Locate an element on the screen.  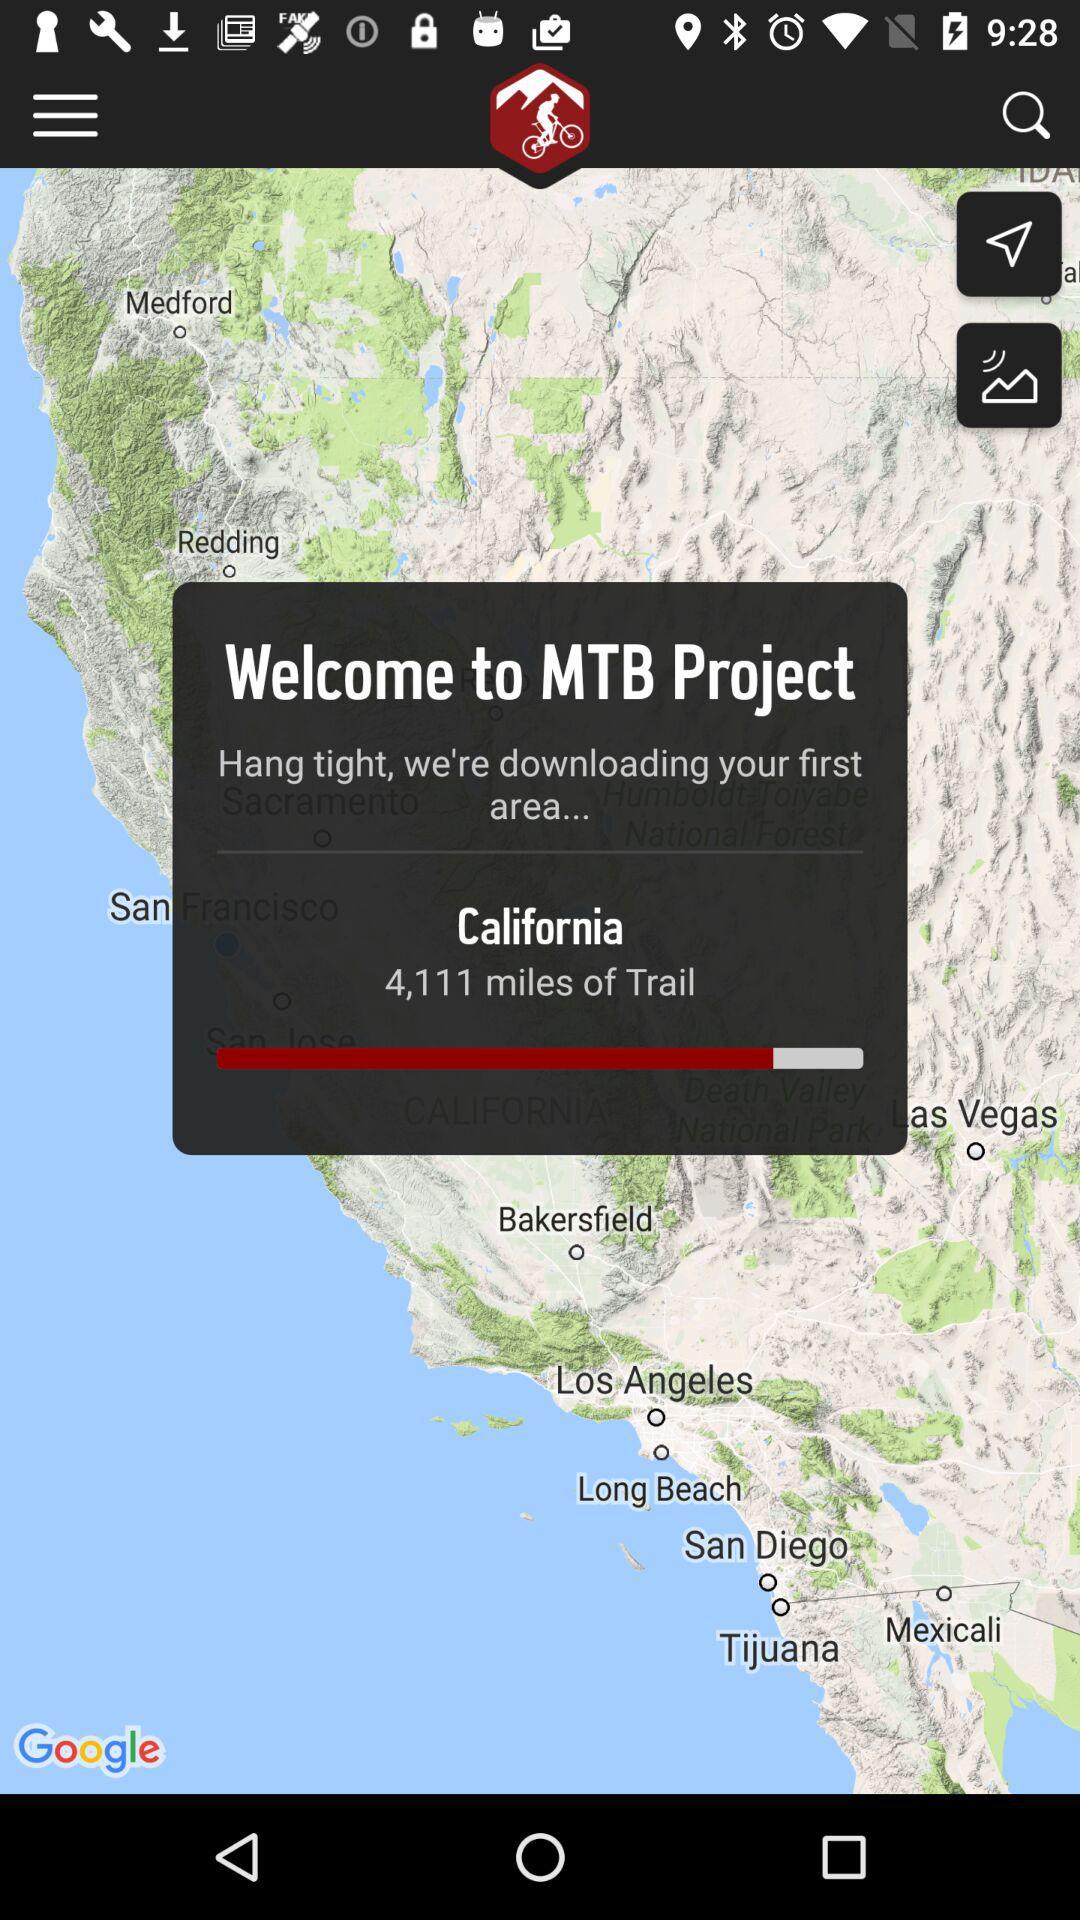
search is located at coordinates (1026, 114).